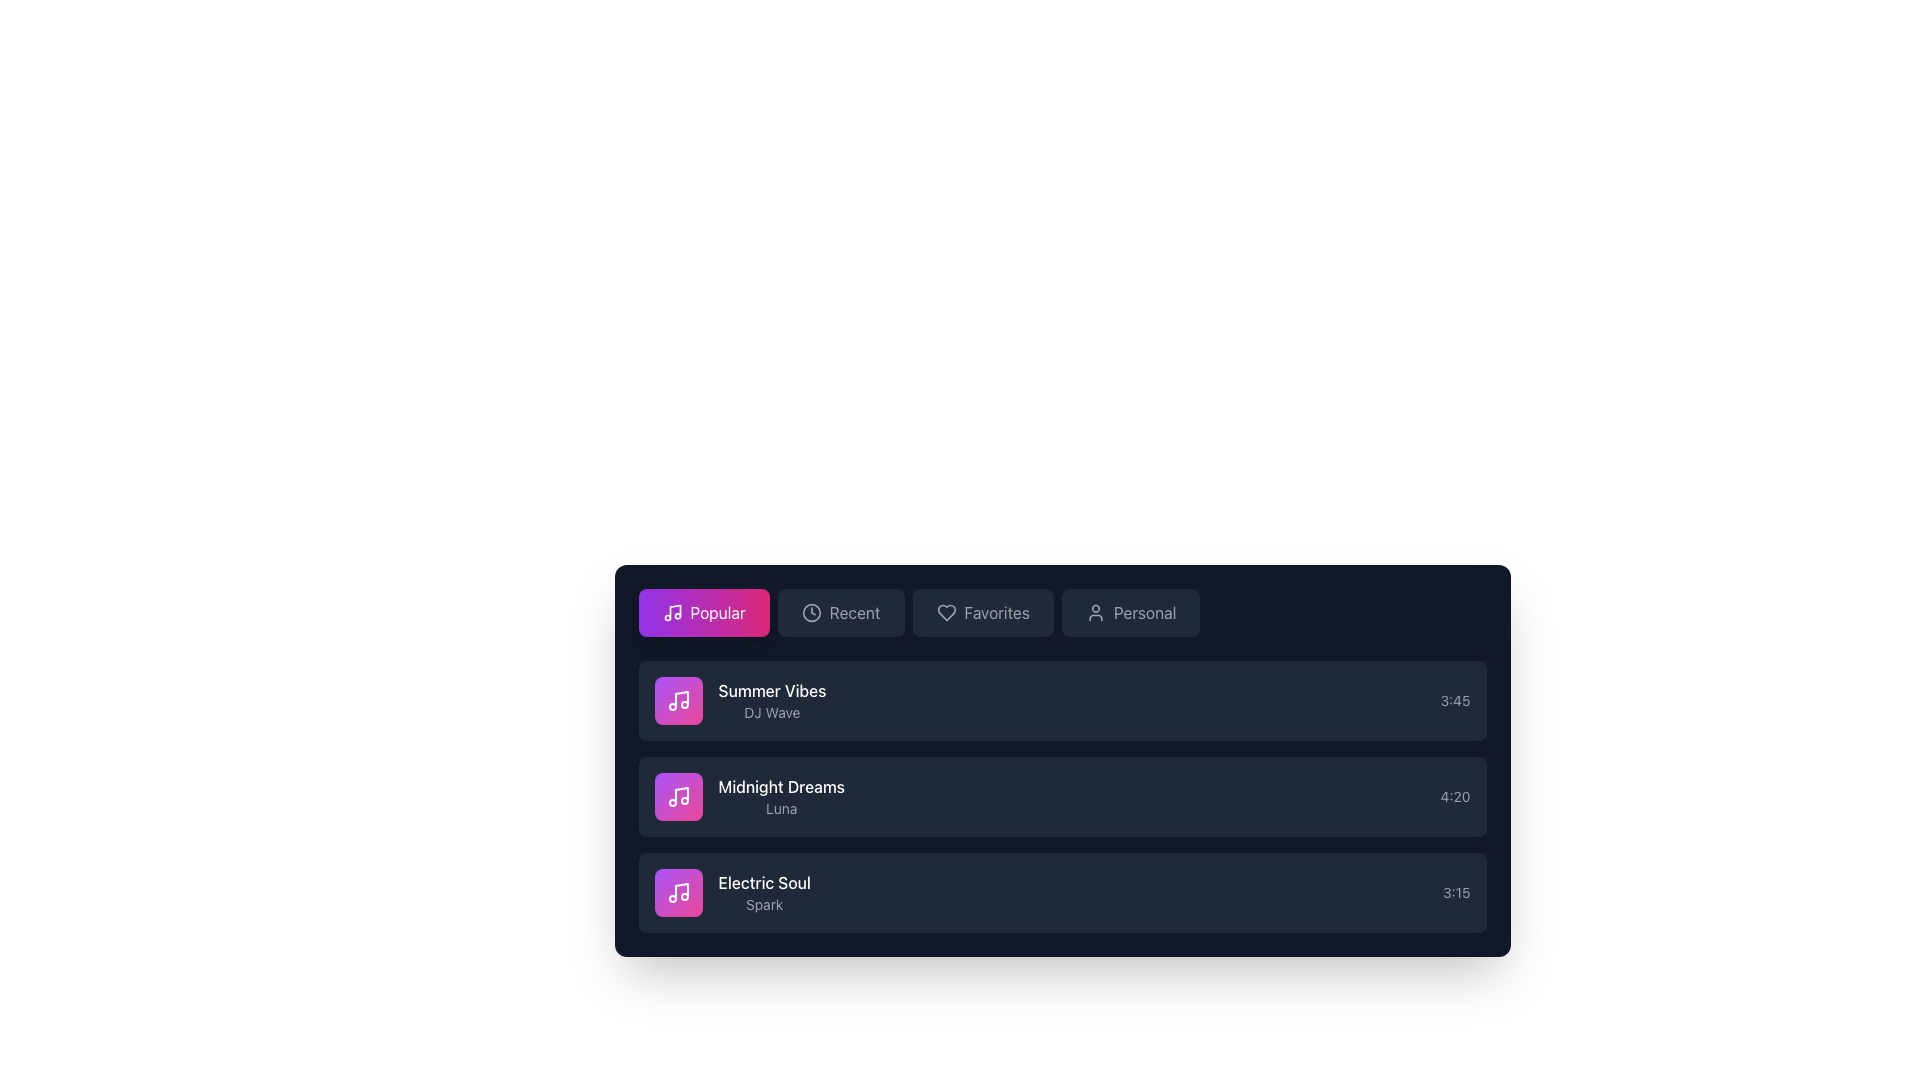  Describe the element at coordinates (1061, 796) in the screenshot. I see `the second music track listing item 'Midnight Dreams' by 'Luna'` at that location.